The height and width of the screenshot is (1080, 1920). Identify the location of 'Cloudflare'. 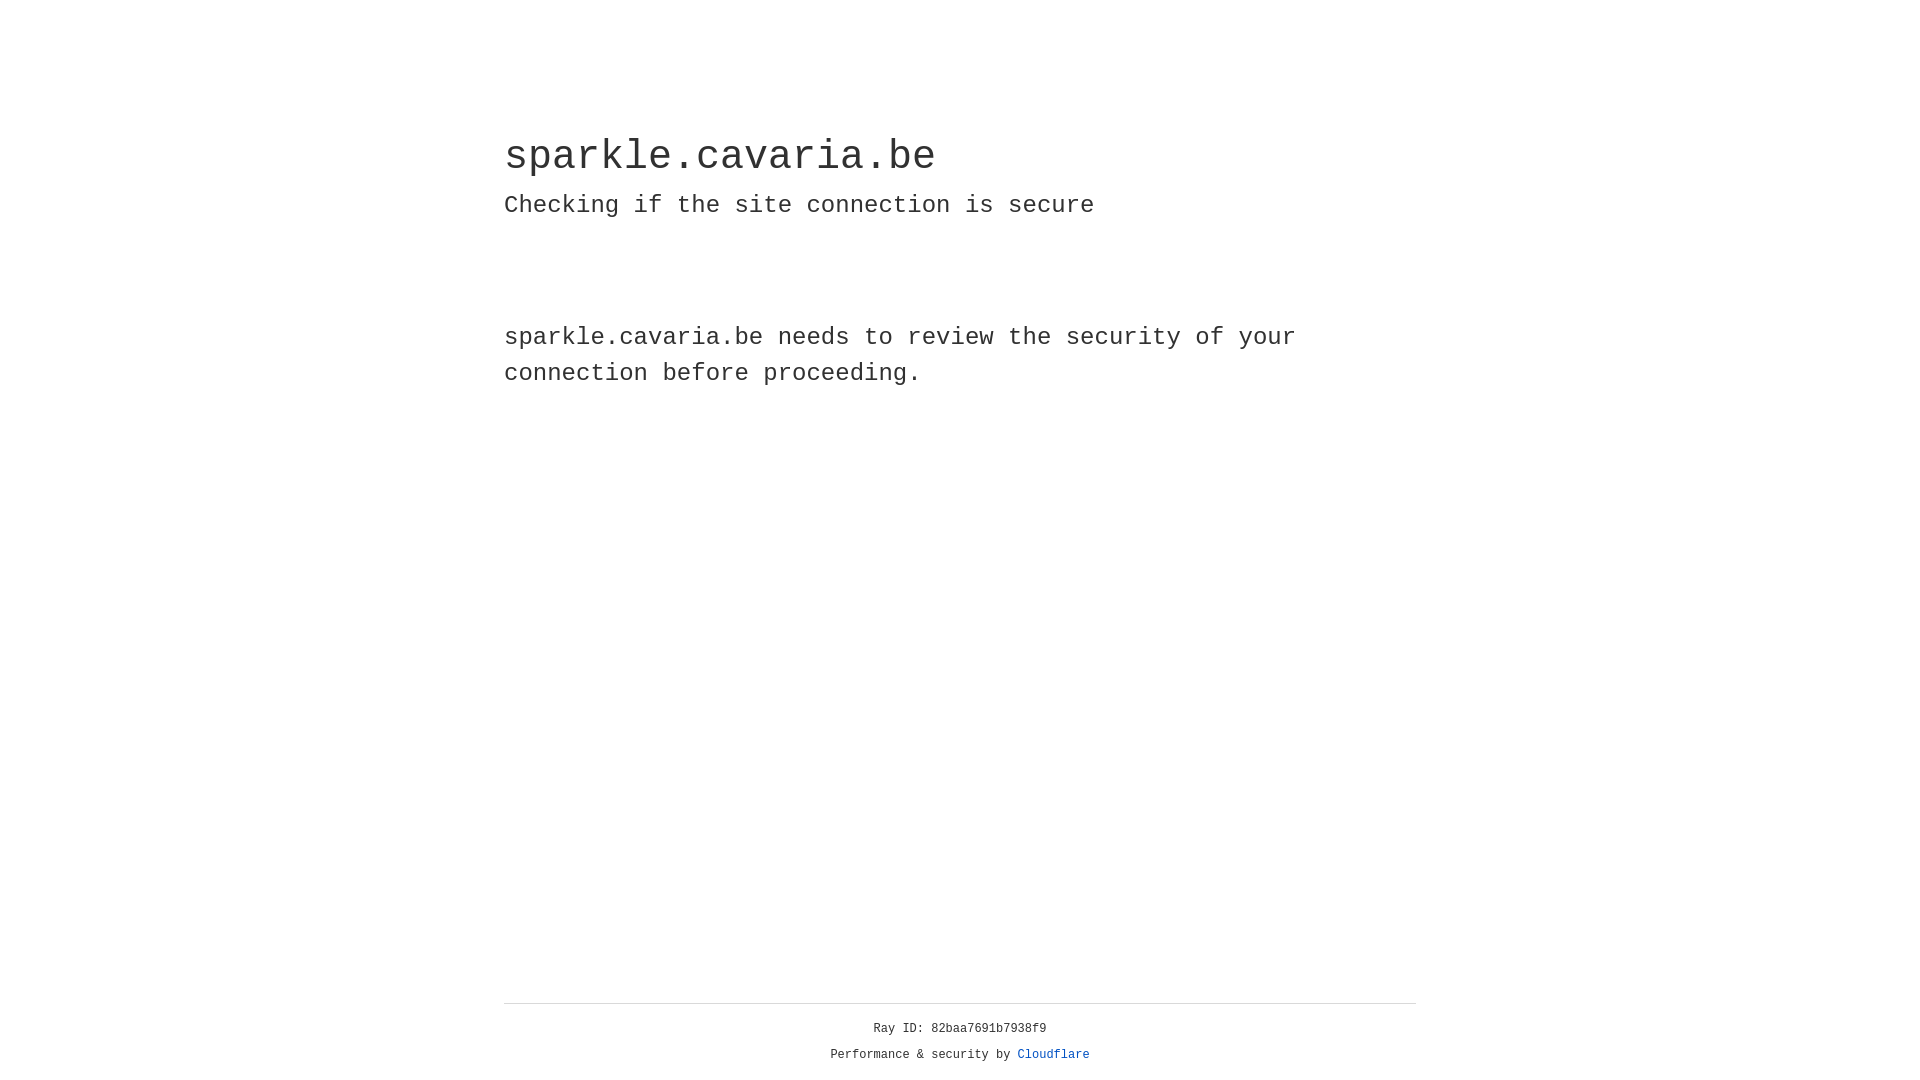
(1053, 1054).